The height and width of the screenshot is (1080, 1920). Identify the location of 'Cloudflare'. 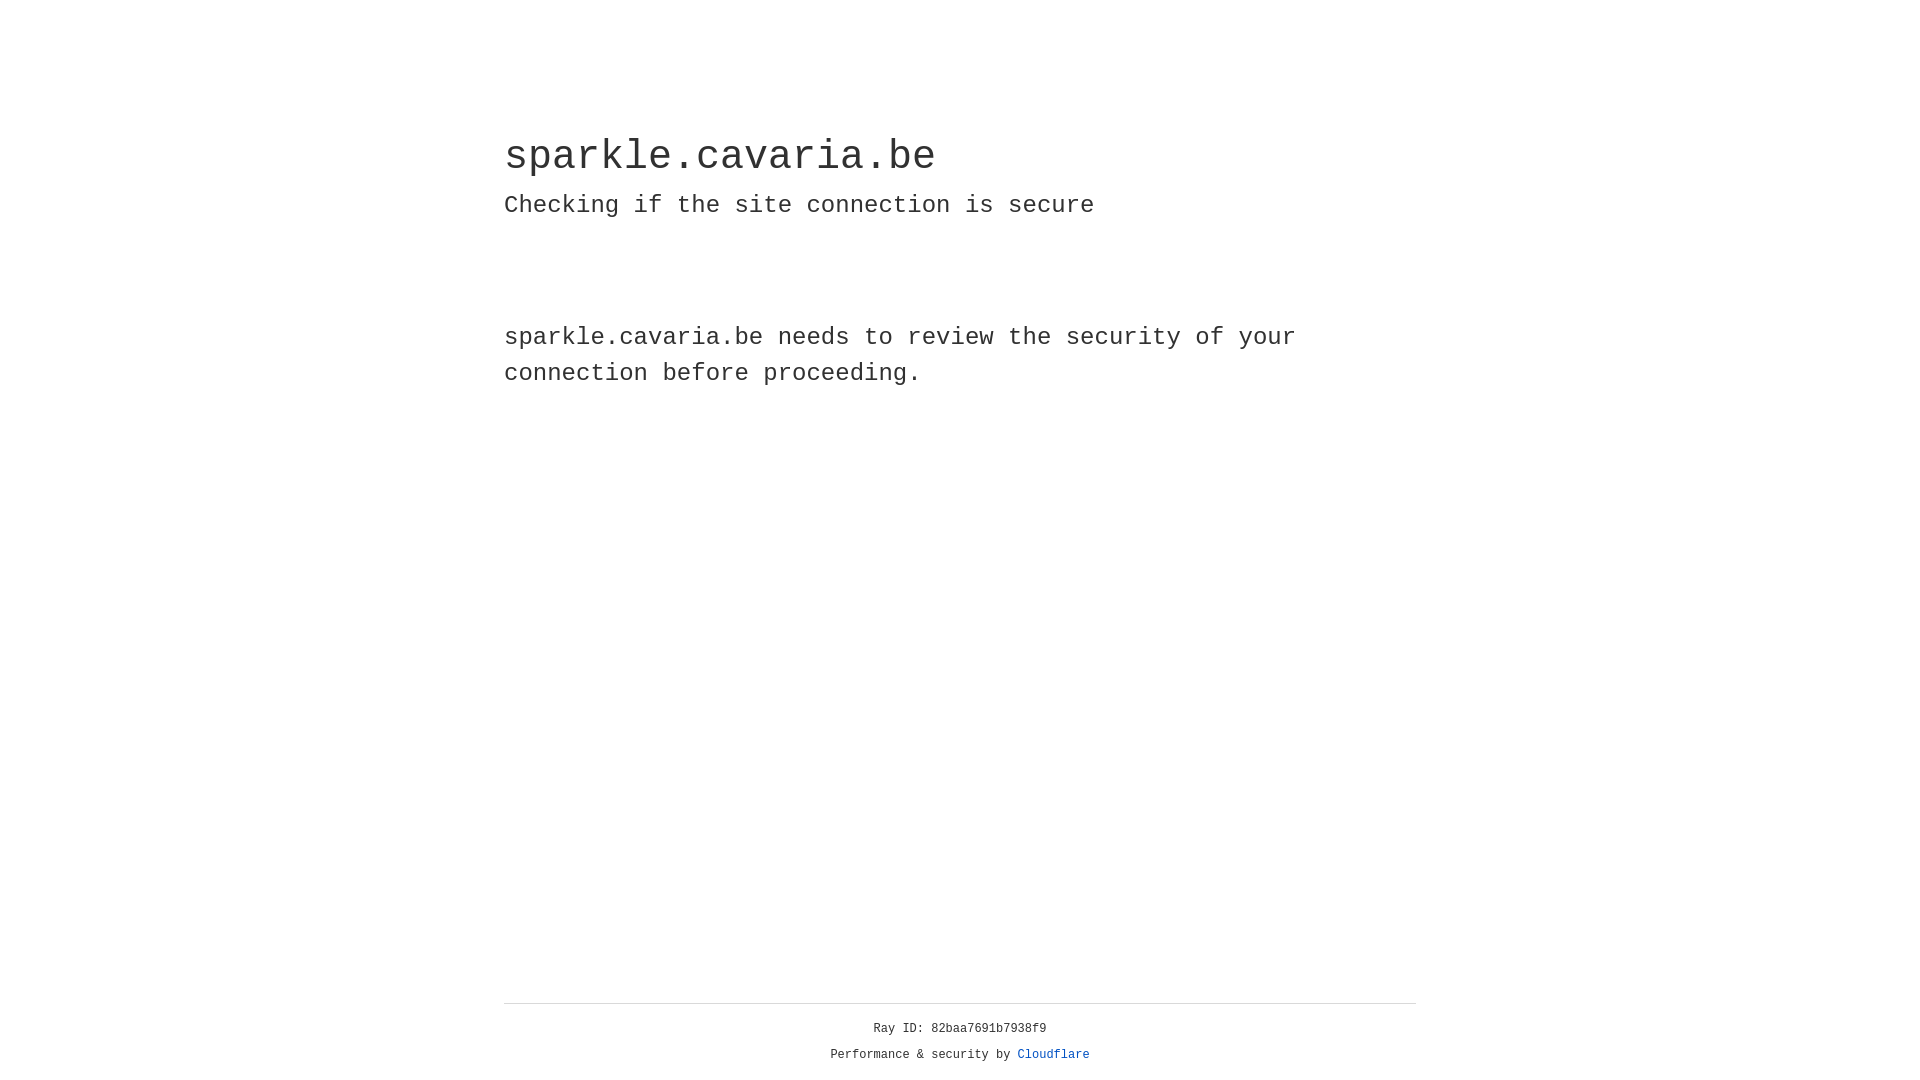
(1053, 1054).